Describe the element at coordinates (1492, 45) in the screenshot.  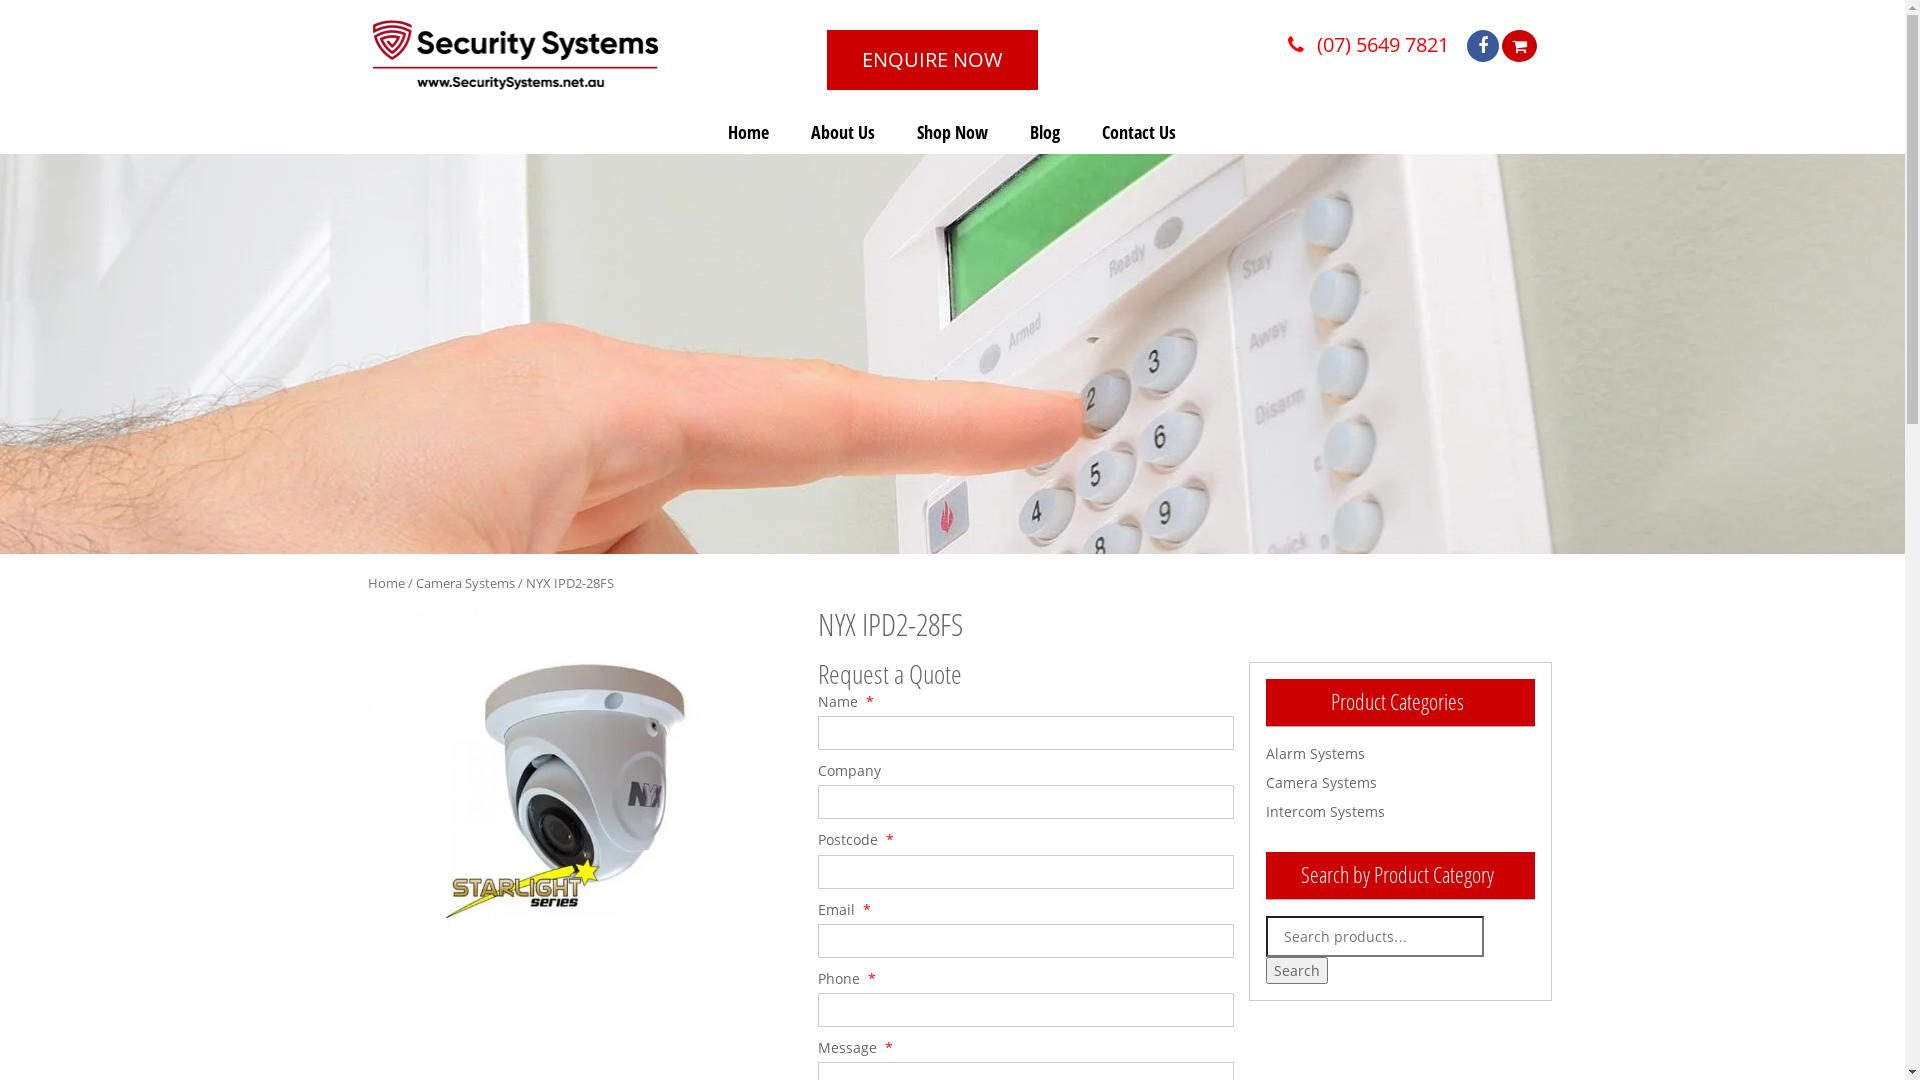
I see `'facebook'` at that location.